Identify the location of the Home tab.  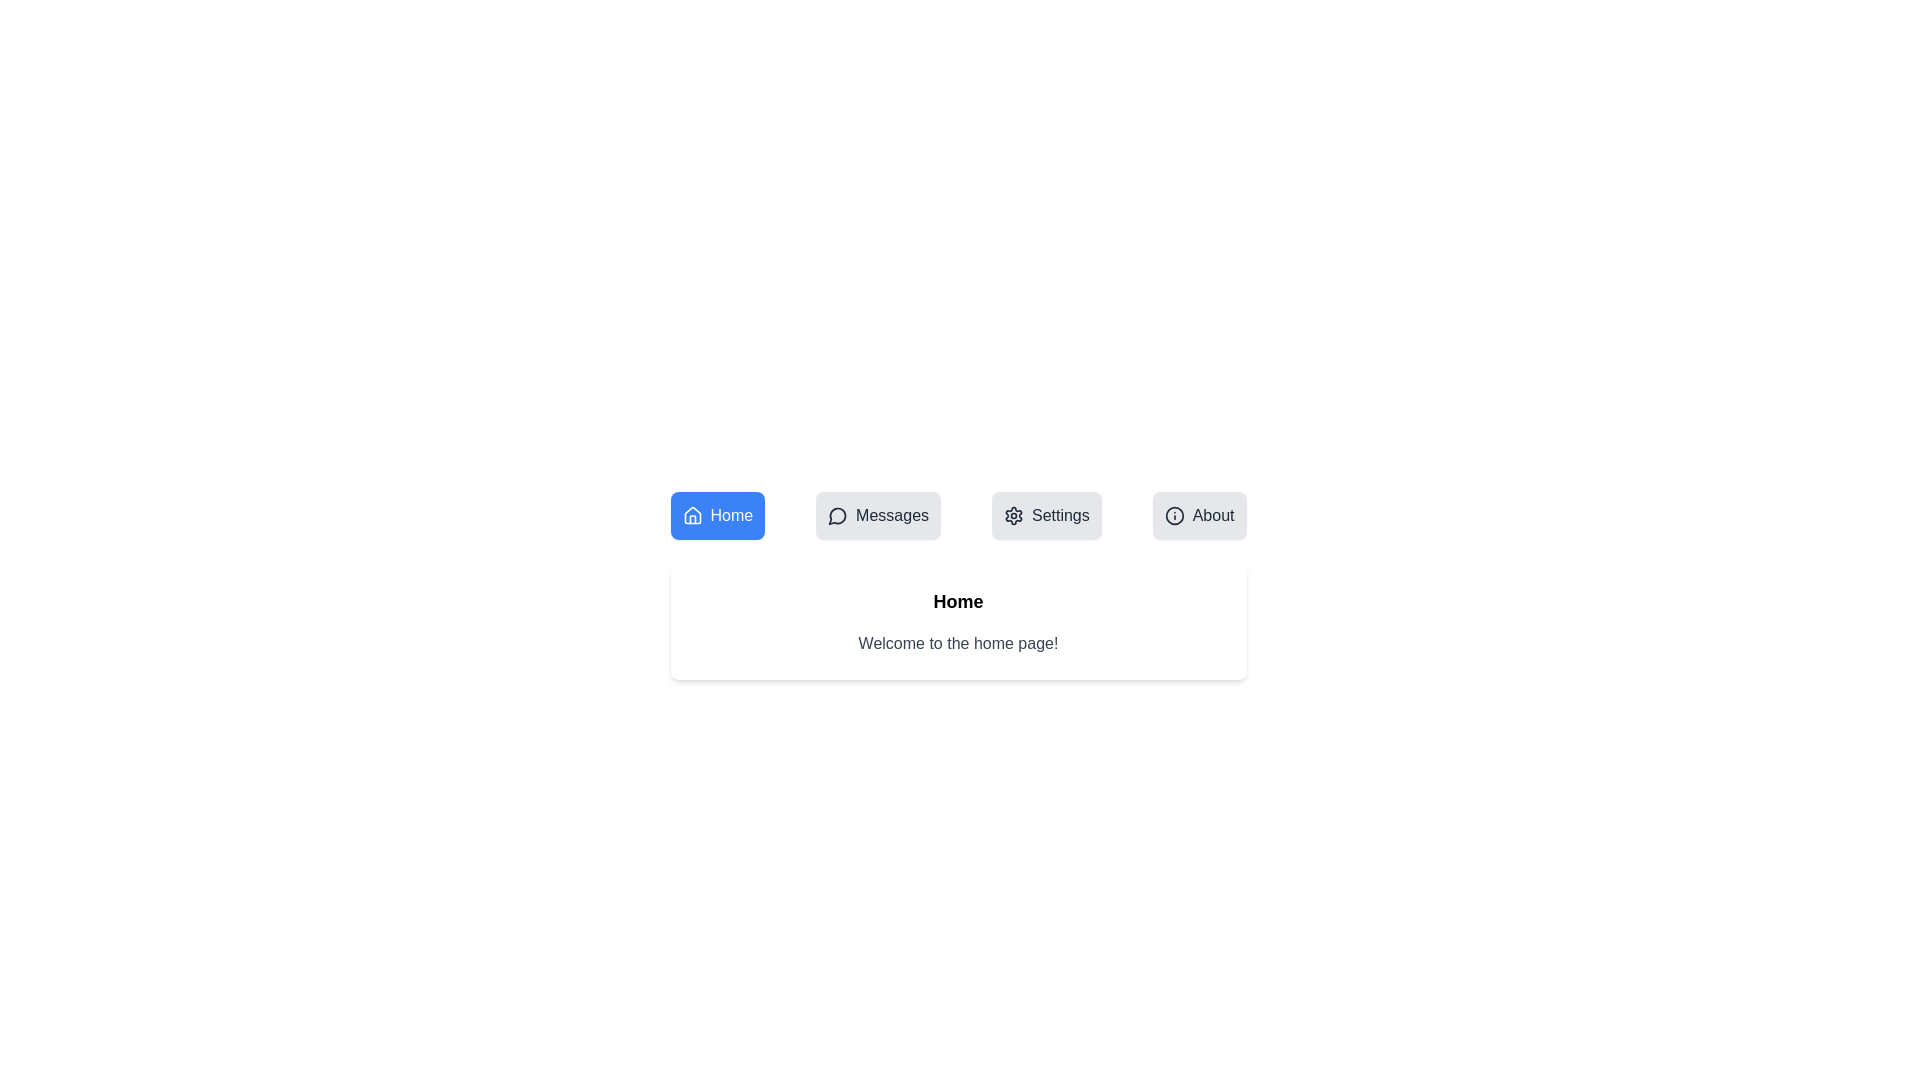
(717, 515).